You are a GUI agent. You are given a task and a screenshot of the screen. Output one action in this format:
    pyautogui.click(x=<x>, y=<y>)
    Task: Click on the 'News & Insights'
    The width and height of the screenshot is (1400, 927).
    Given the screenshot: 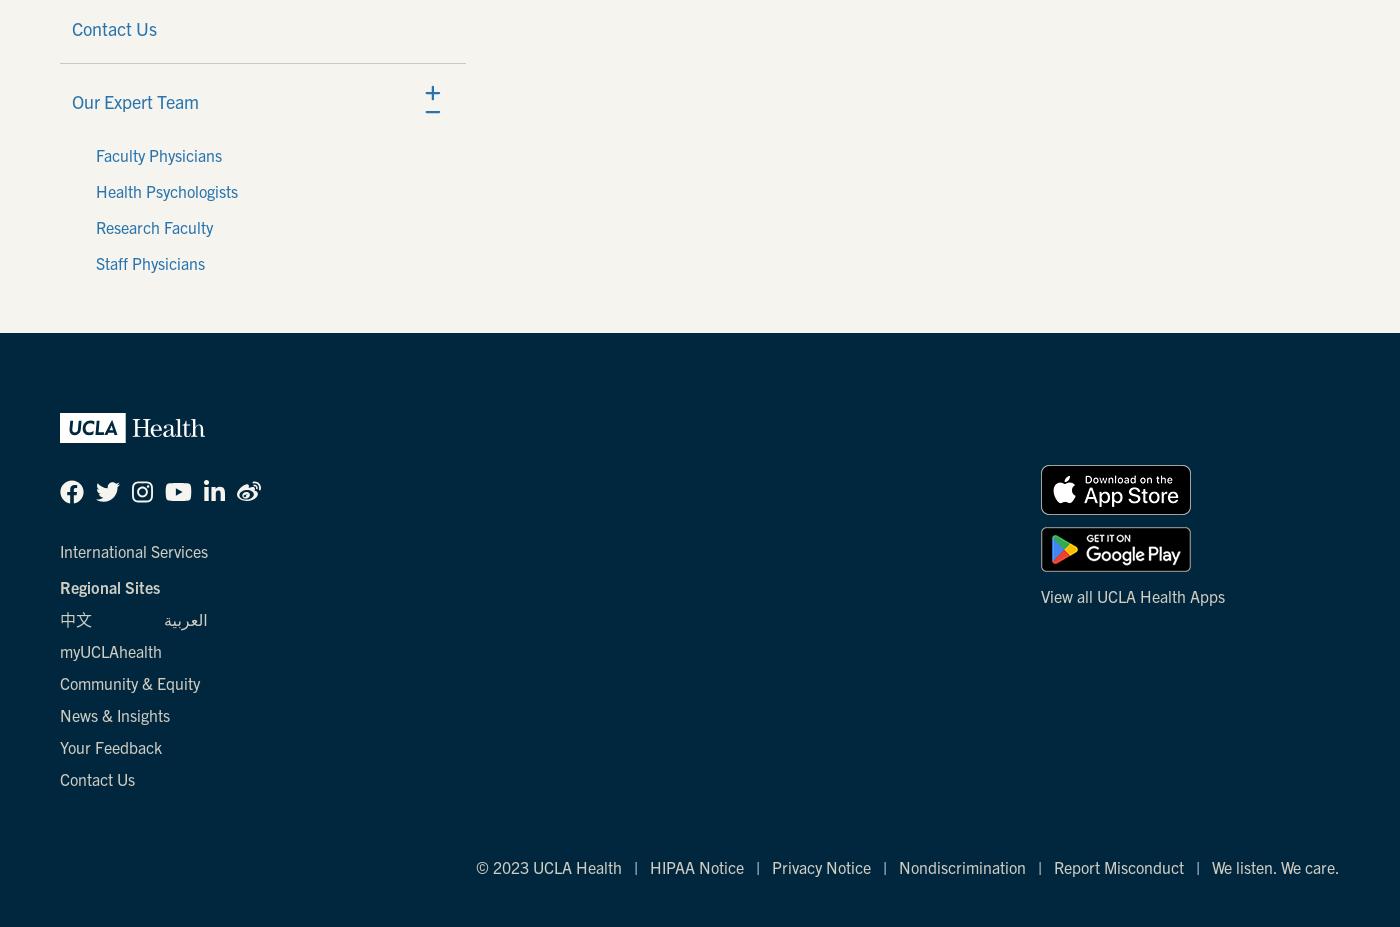 What is the action you would take?
    pyautogui.click(x=114, y=713)
    